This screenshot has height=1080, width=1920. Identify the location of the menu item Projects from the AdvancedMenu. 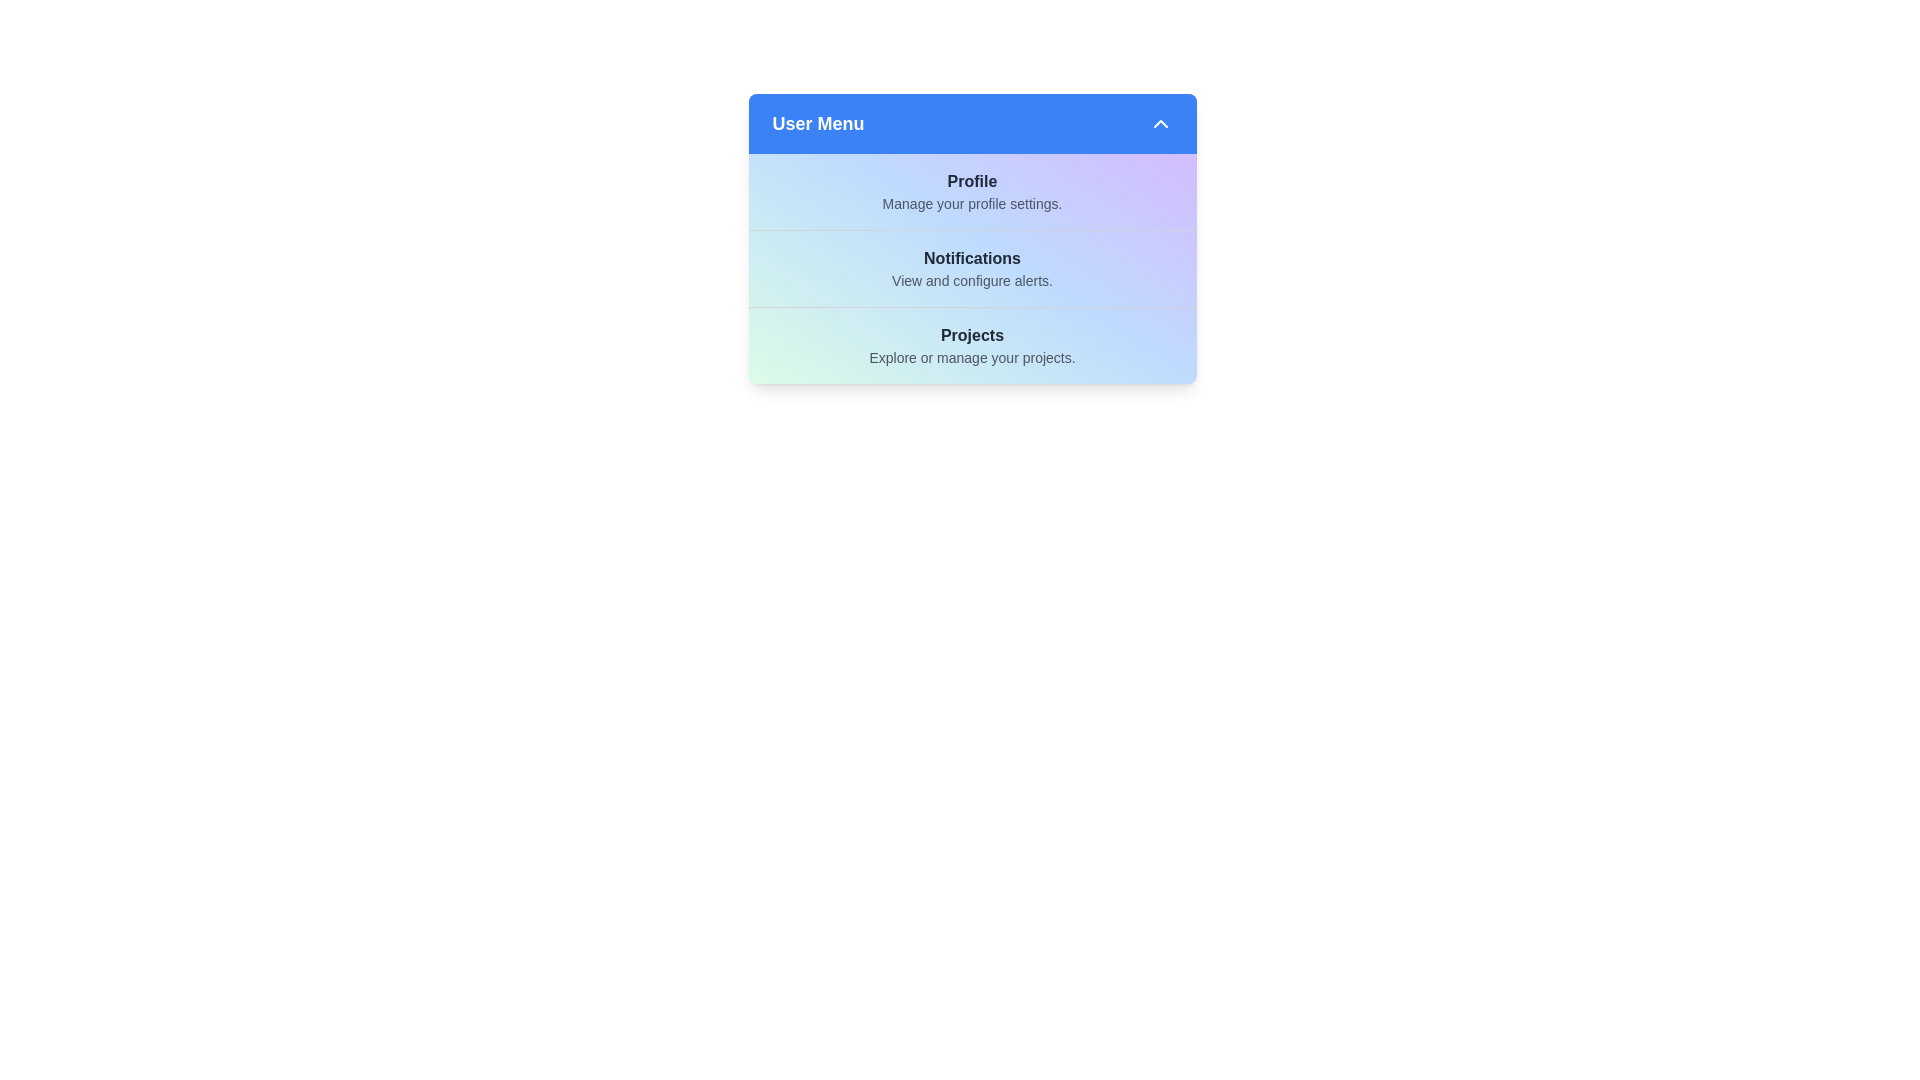
(972, 344).